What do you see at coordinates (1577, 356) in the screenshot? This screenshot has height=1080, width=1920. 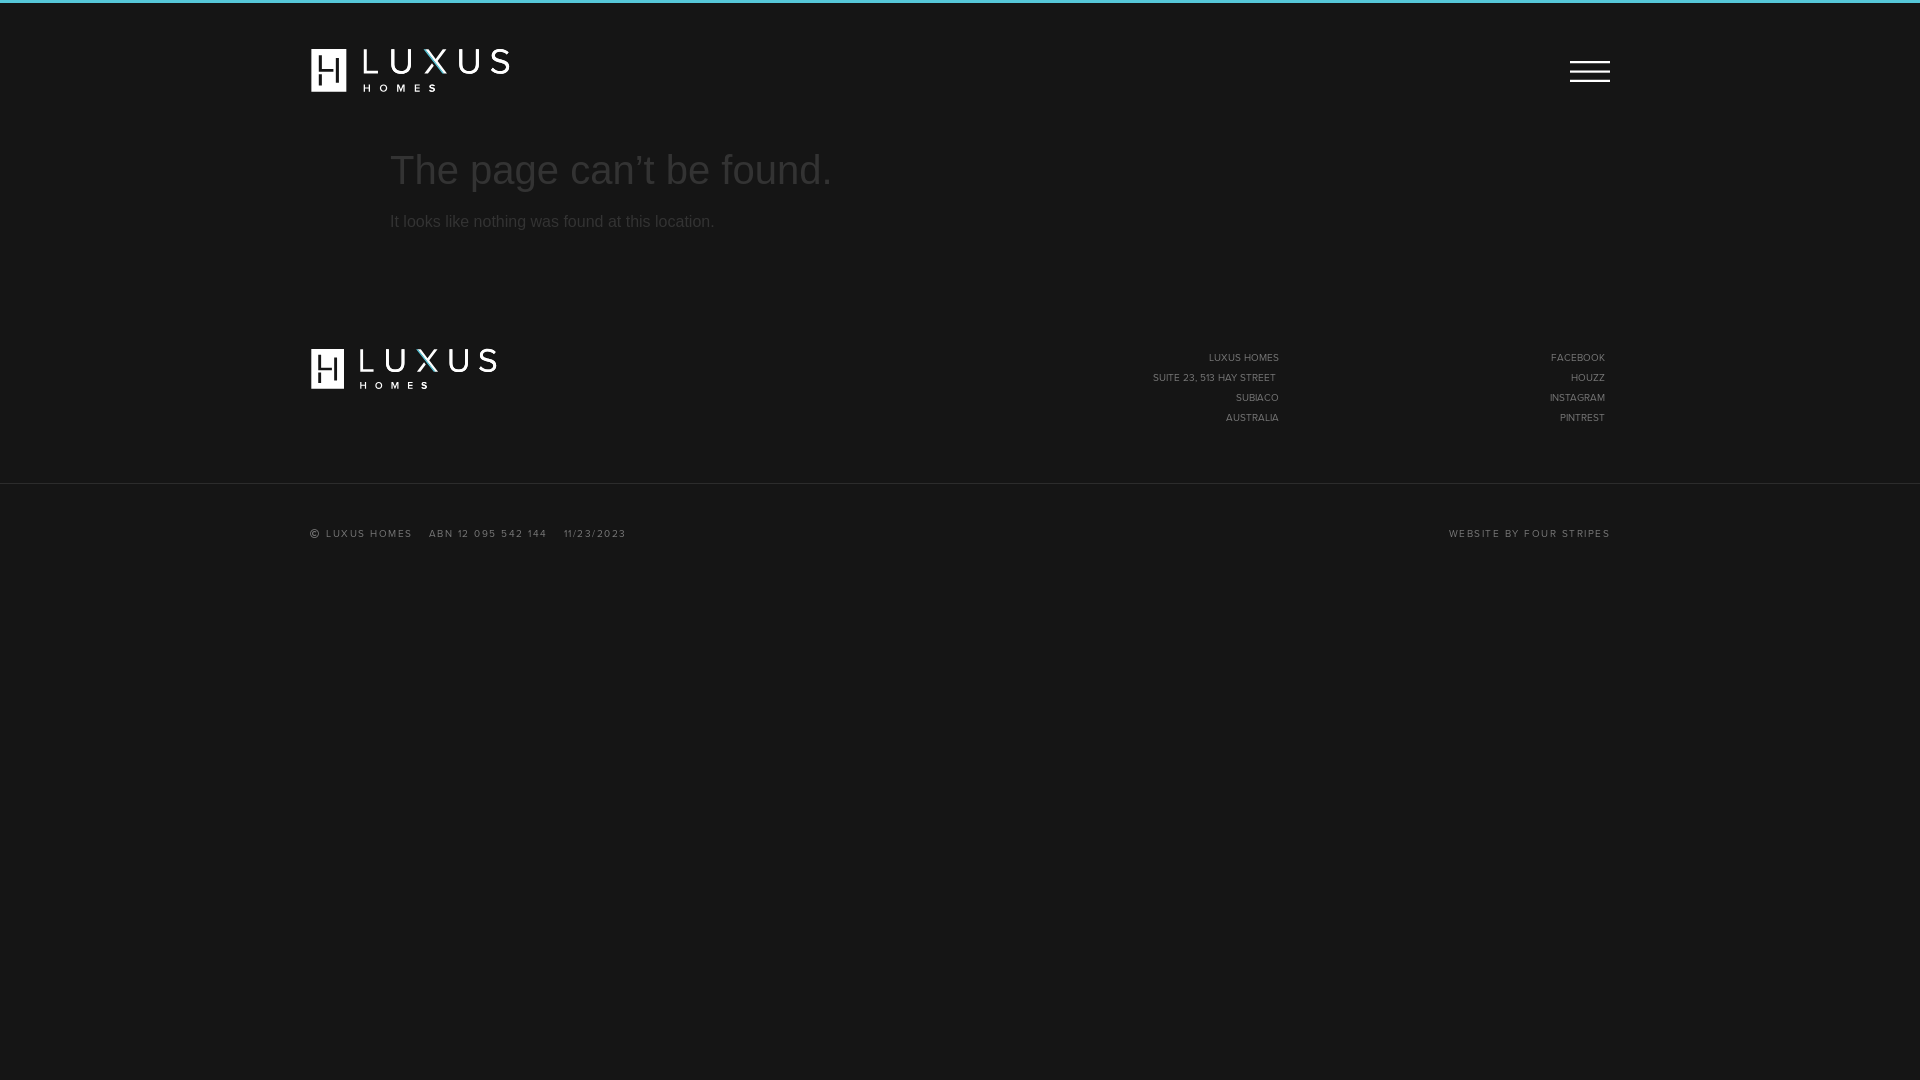 I see `'FACEBOOK'` at bounding box center [1577, 356].